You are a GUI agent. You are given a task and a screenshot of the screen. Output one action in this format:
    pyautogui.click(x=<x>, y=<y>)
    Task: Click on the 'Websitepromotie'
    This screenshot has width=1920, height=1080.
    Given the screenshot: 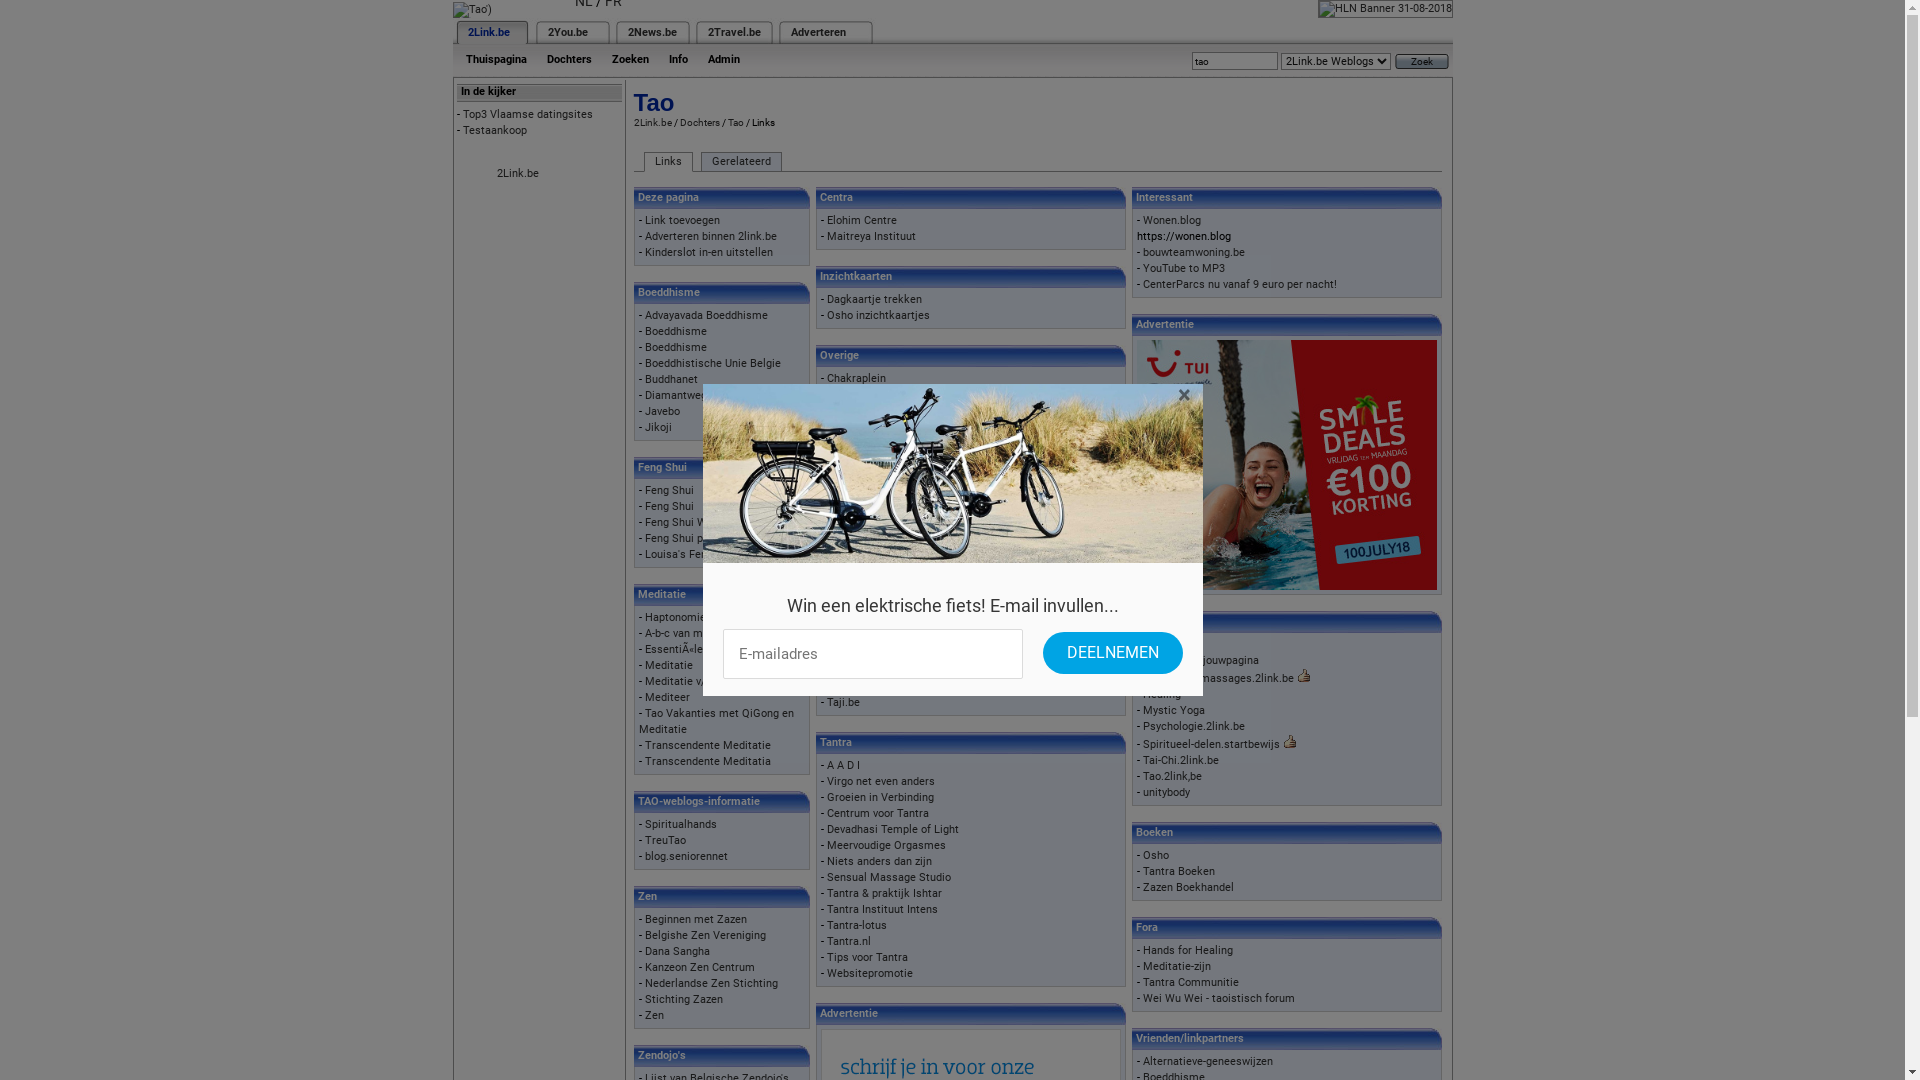 What is the action you would take?
    pyautogui.click(x=868, y=972)
    